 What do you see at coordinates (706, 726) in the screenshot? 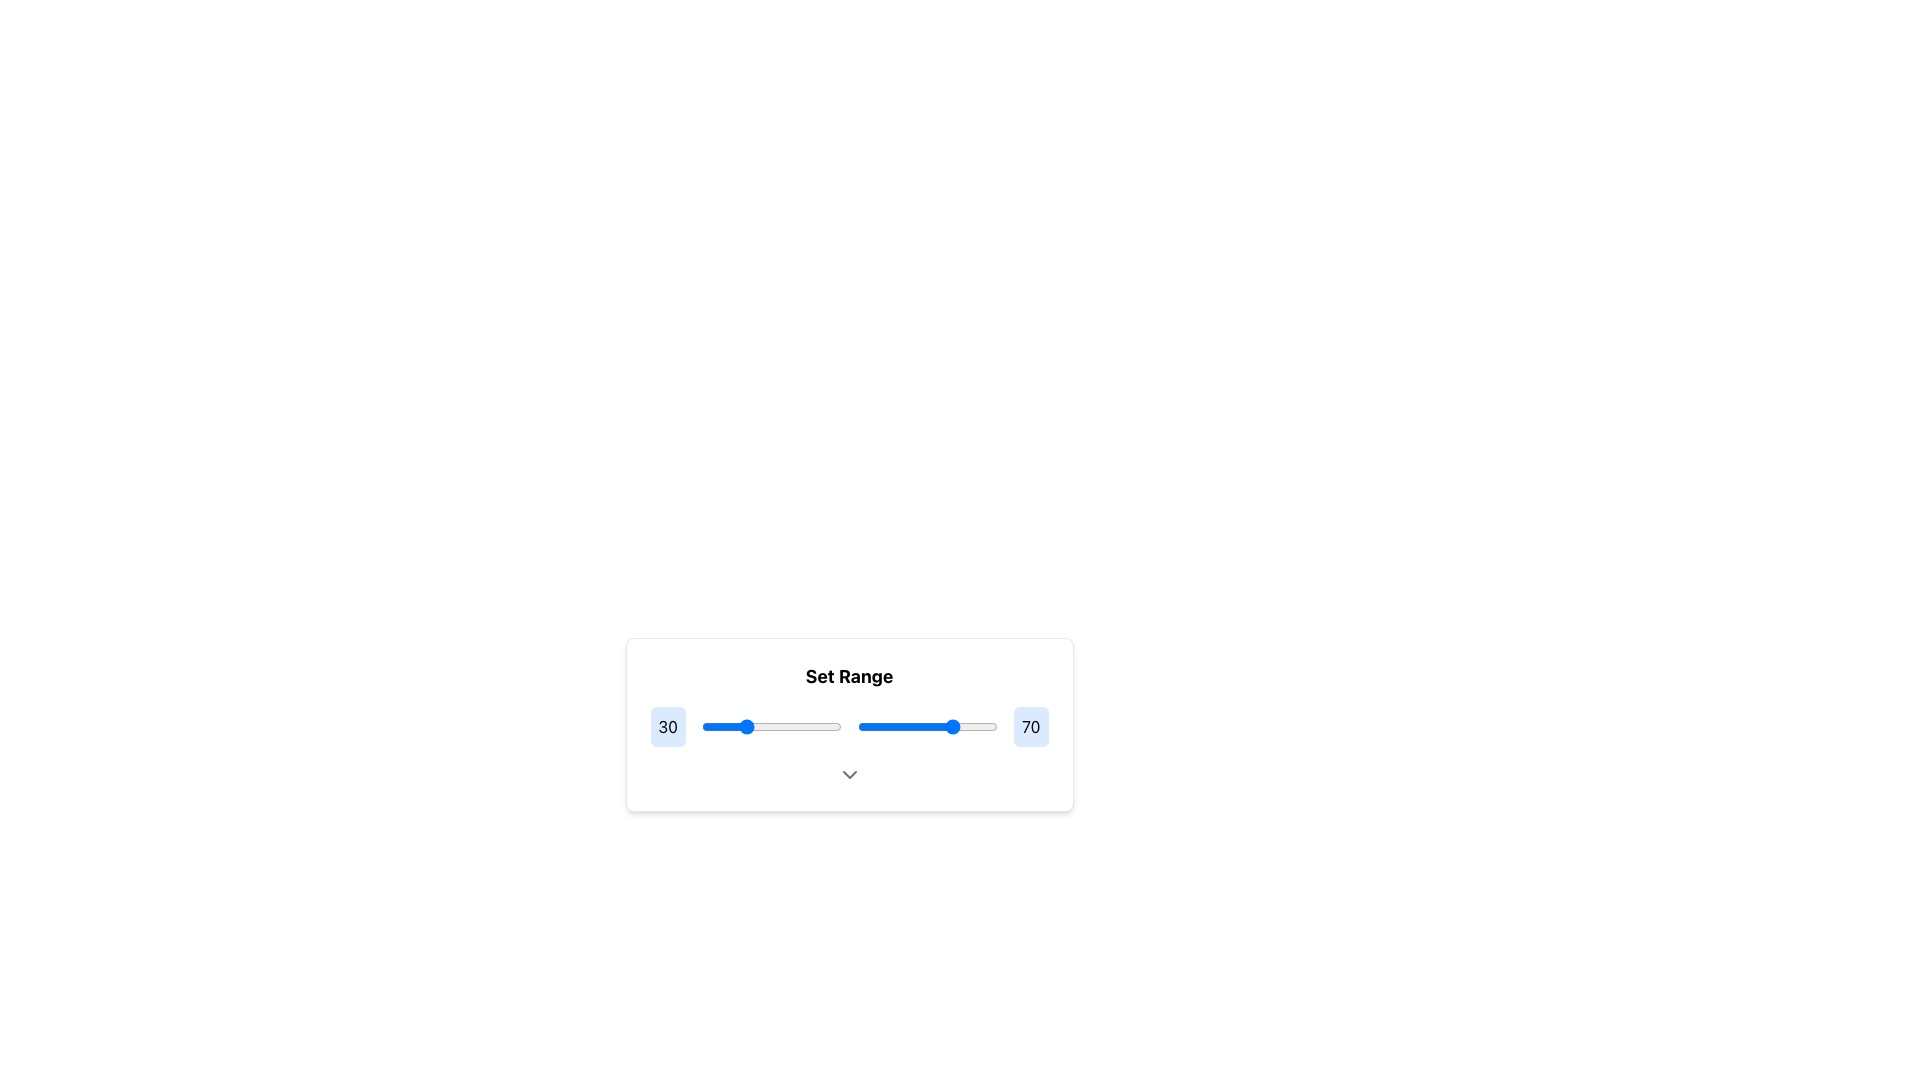
I see `the slider value` at bounding box center [706, 726].